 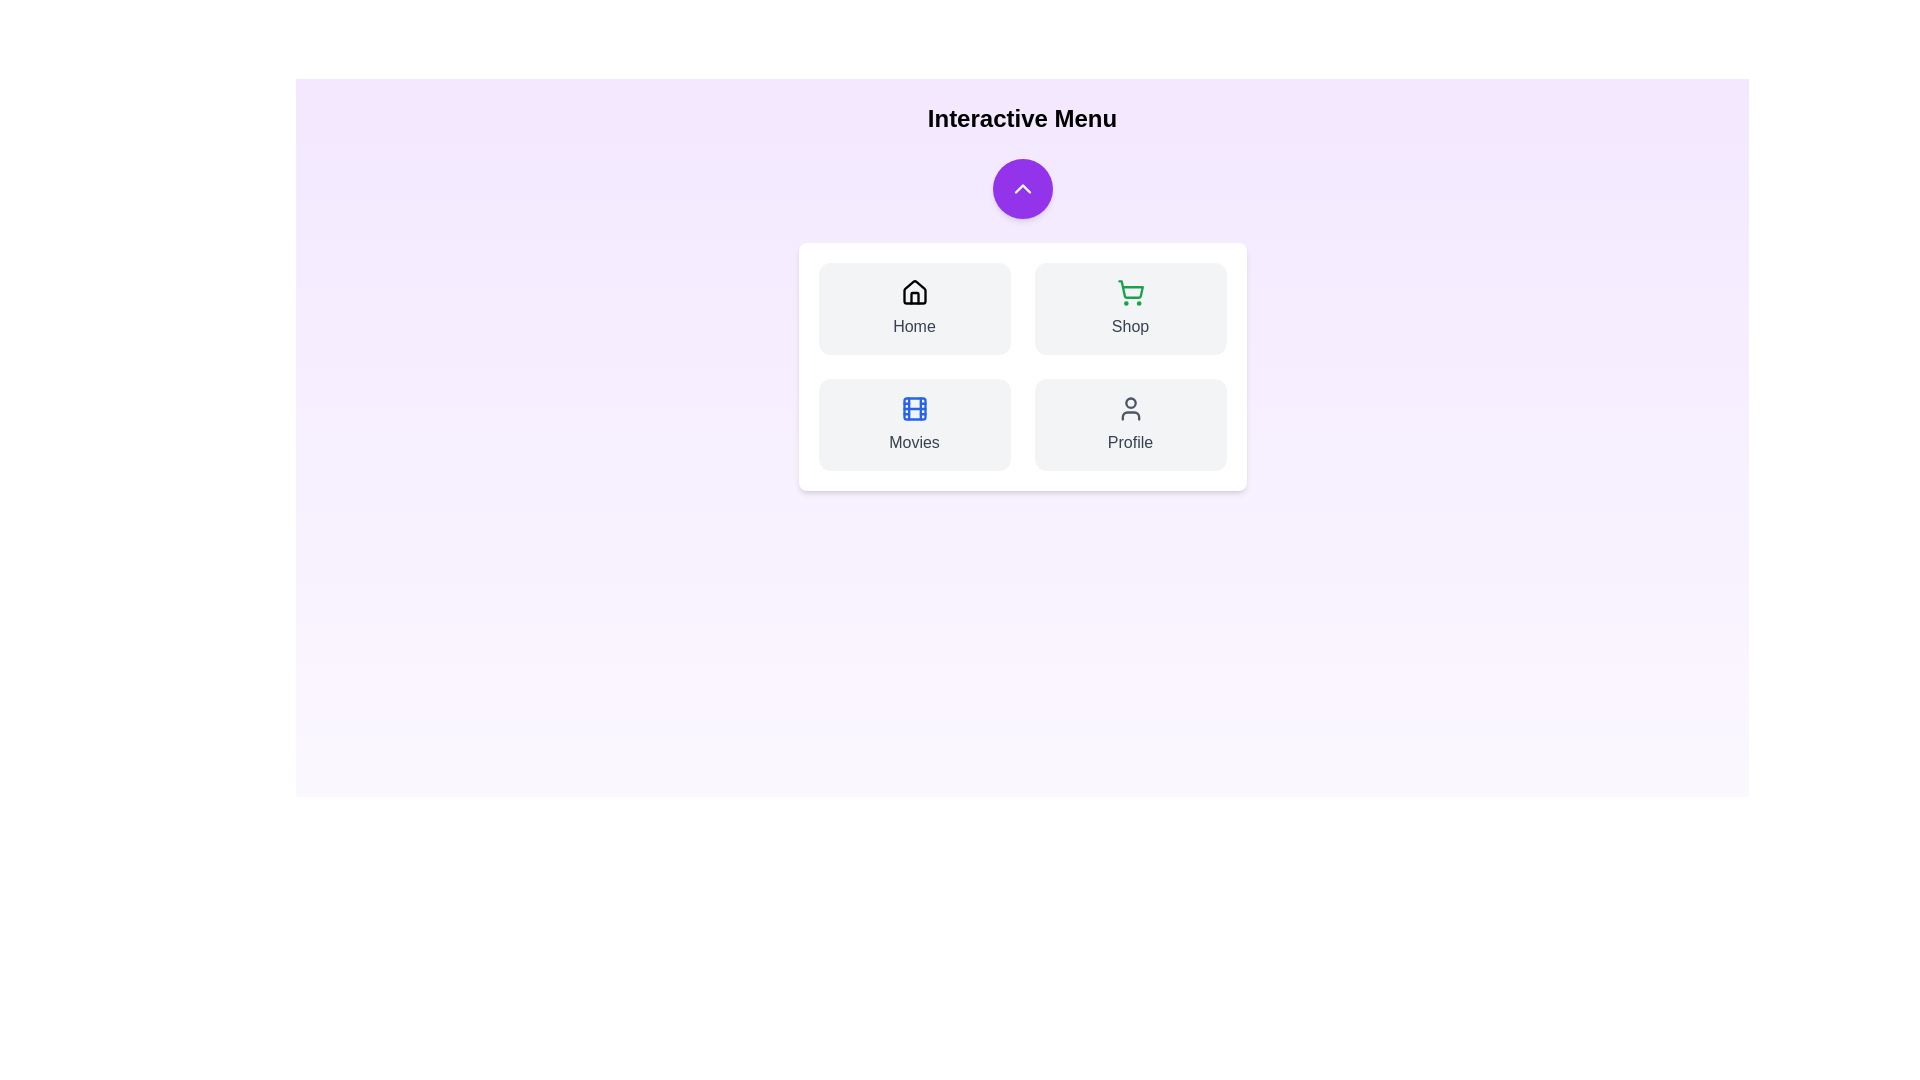 I want to click on the Movies button in the InteractiveNavbar component, so click(x=913, y=423).